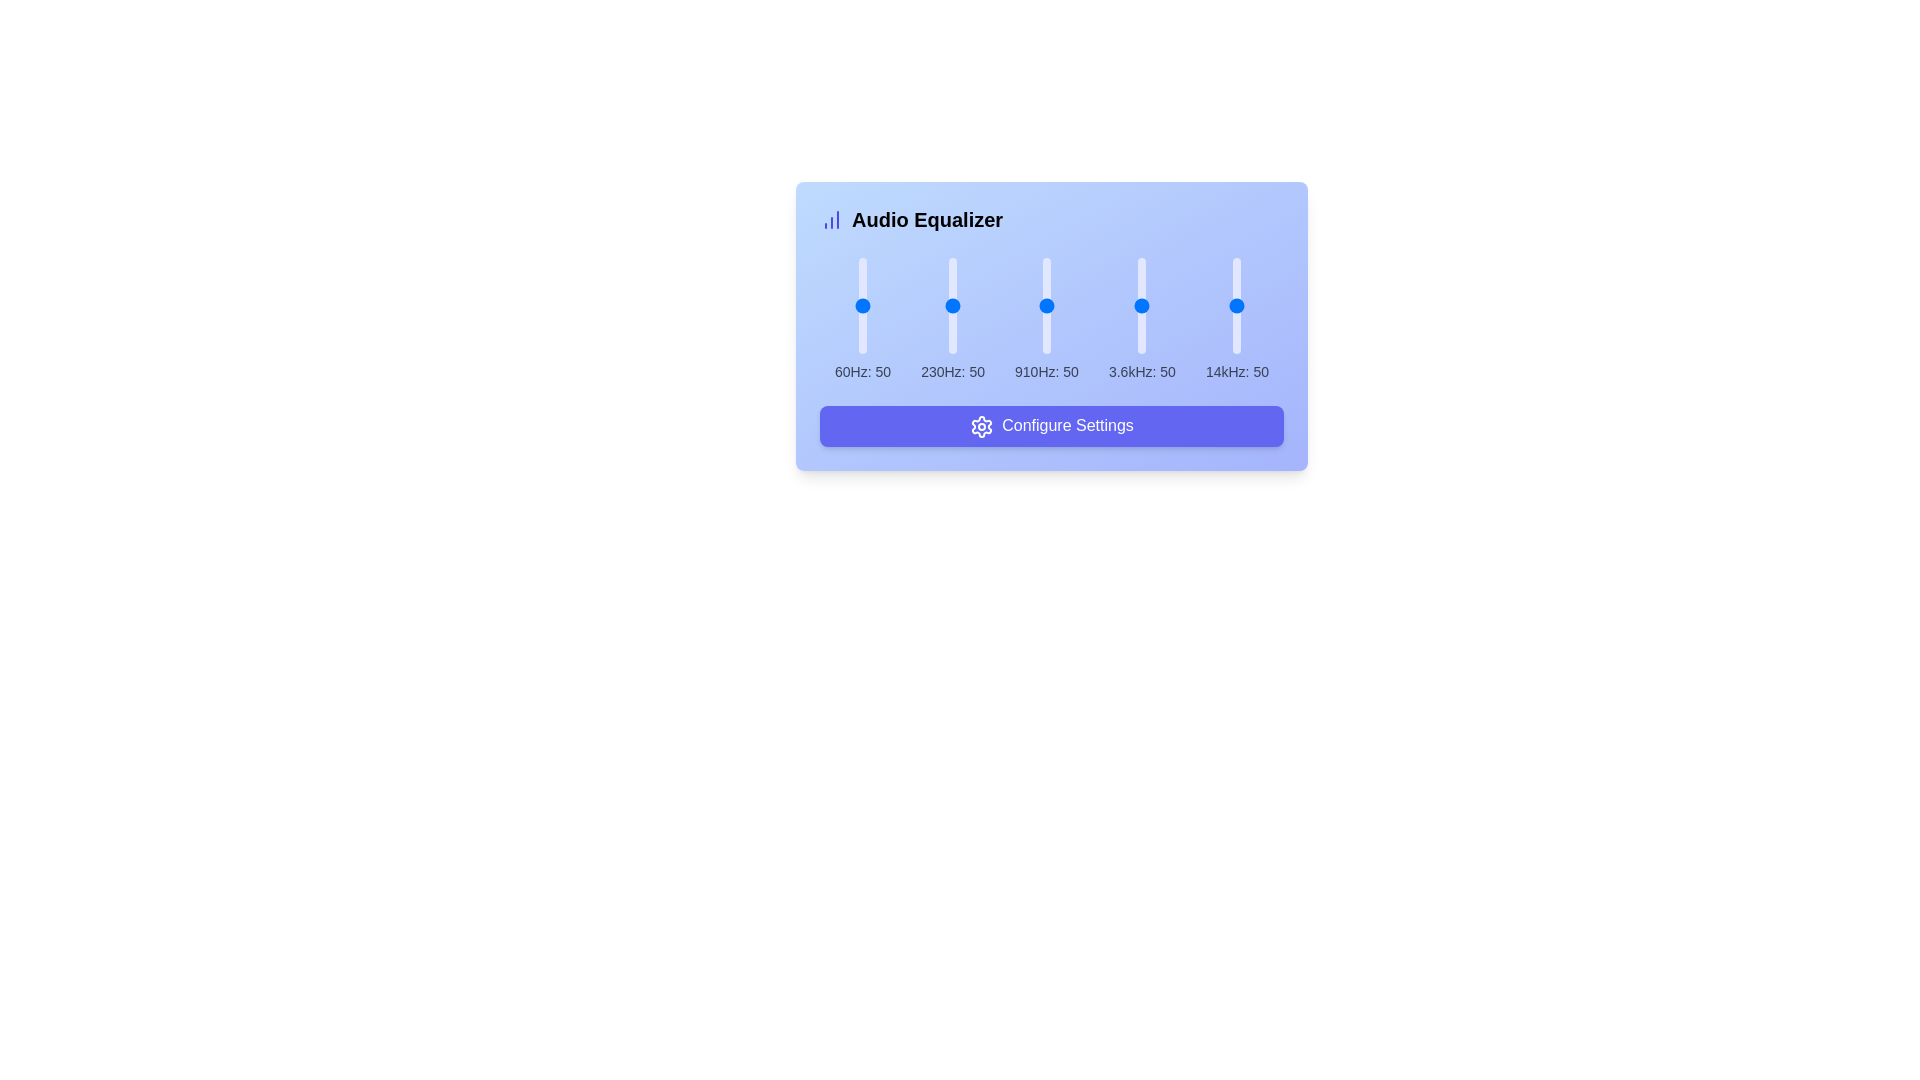 The width and height of the screenshot is (1920, 1080). What do you see at coordinates (1142, 282) in the screenshot?
I see `the 3.6kHz slider` at bounding box center [1142, 282].